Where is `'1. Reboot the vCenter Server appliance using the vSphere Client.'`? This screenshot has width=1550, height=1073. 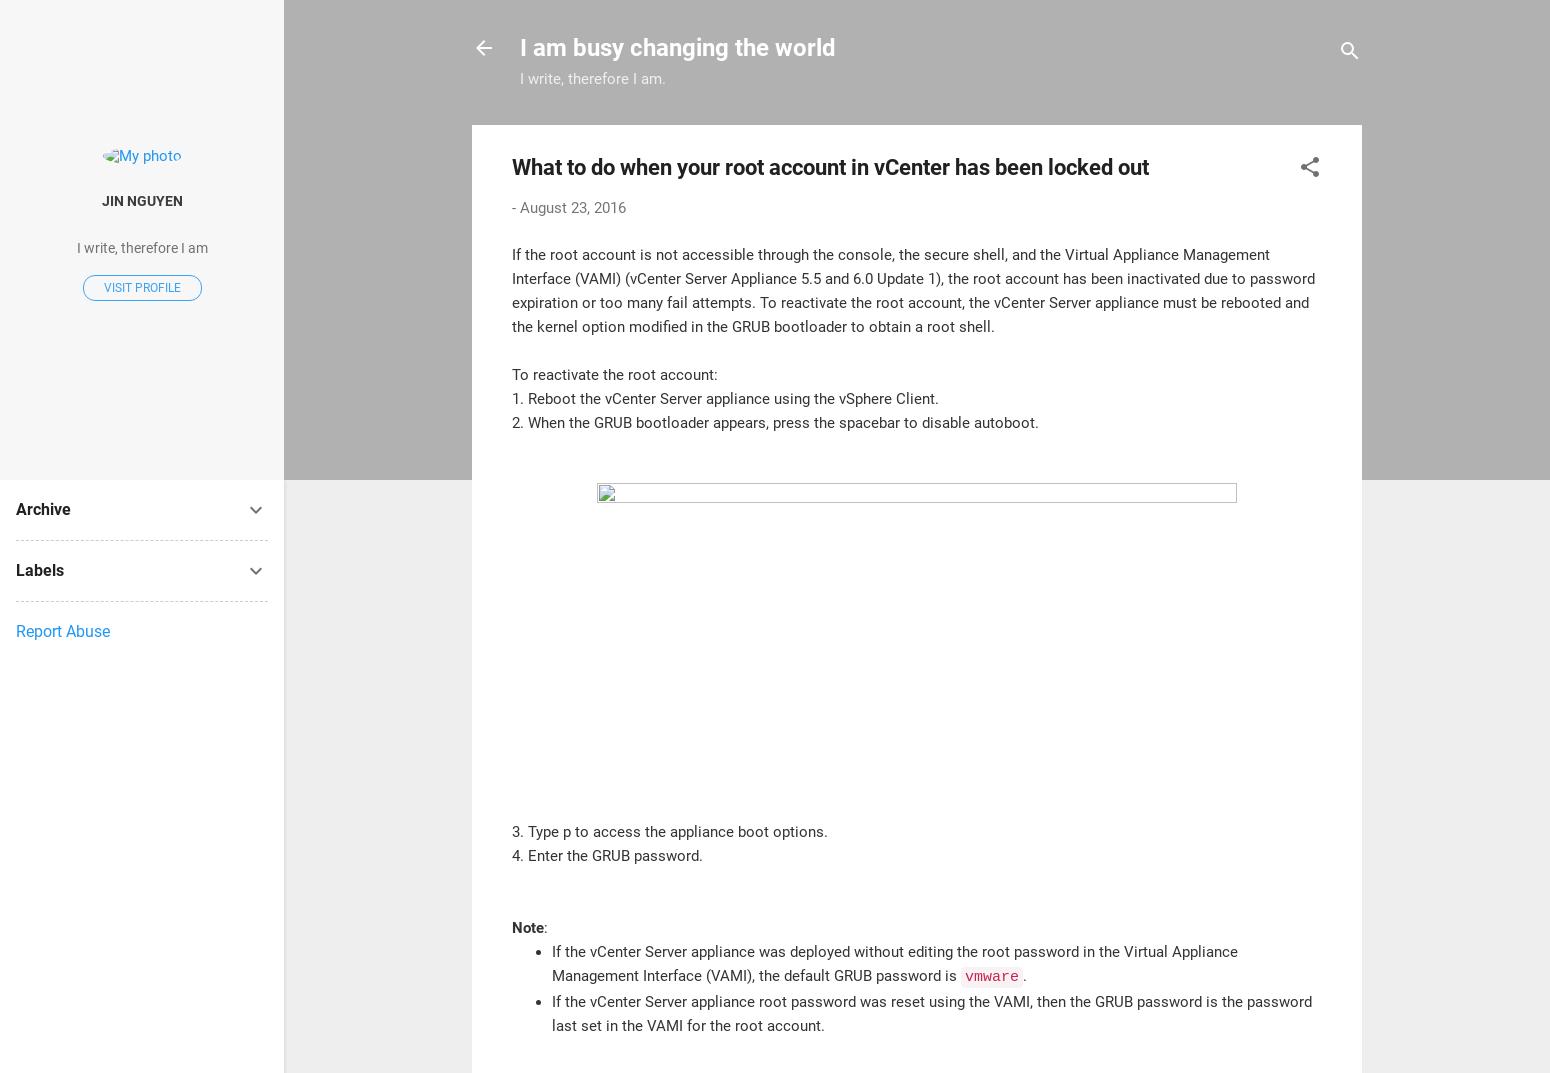 '1. Reboot the vCenter Server appliance using the vSphere Client.' is located at coordinates (725, 396).